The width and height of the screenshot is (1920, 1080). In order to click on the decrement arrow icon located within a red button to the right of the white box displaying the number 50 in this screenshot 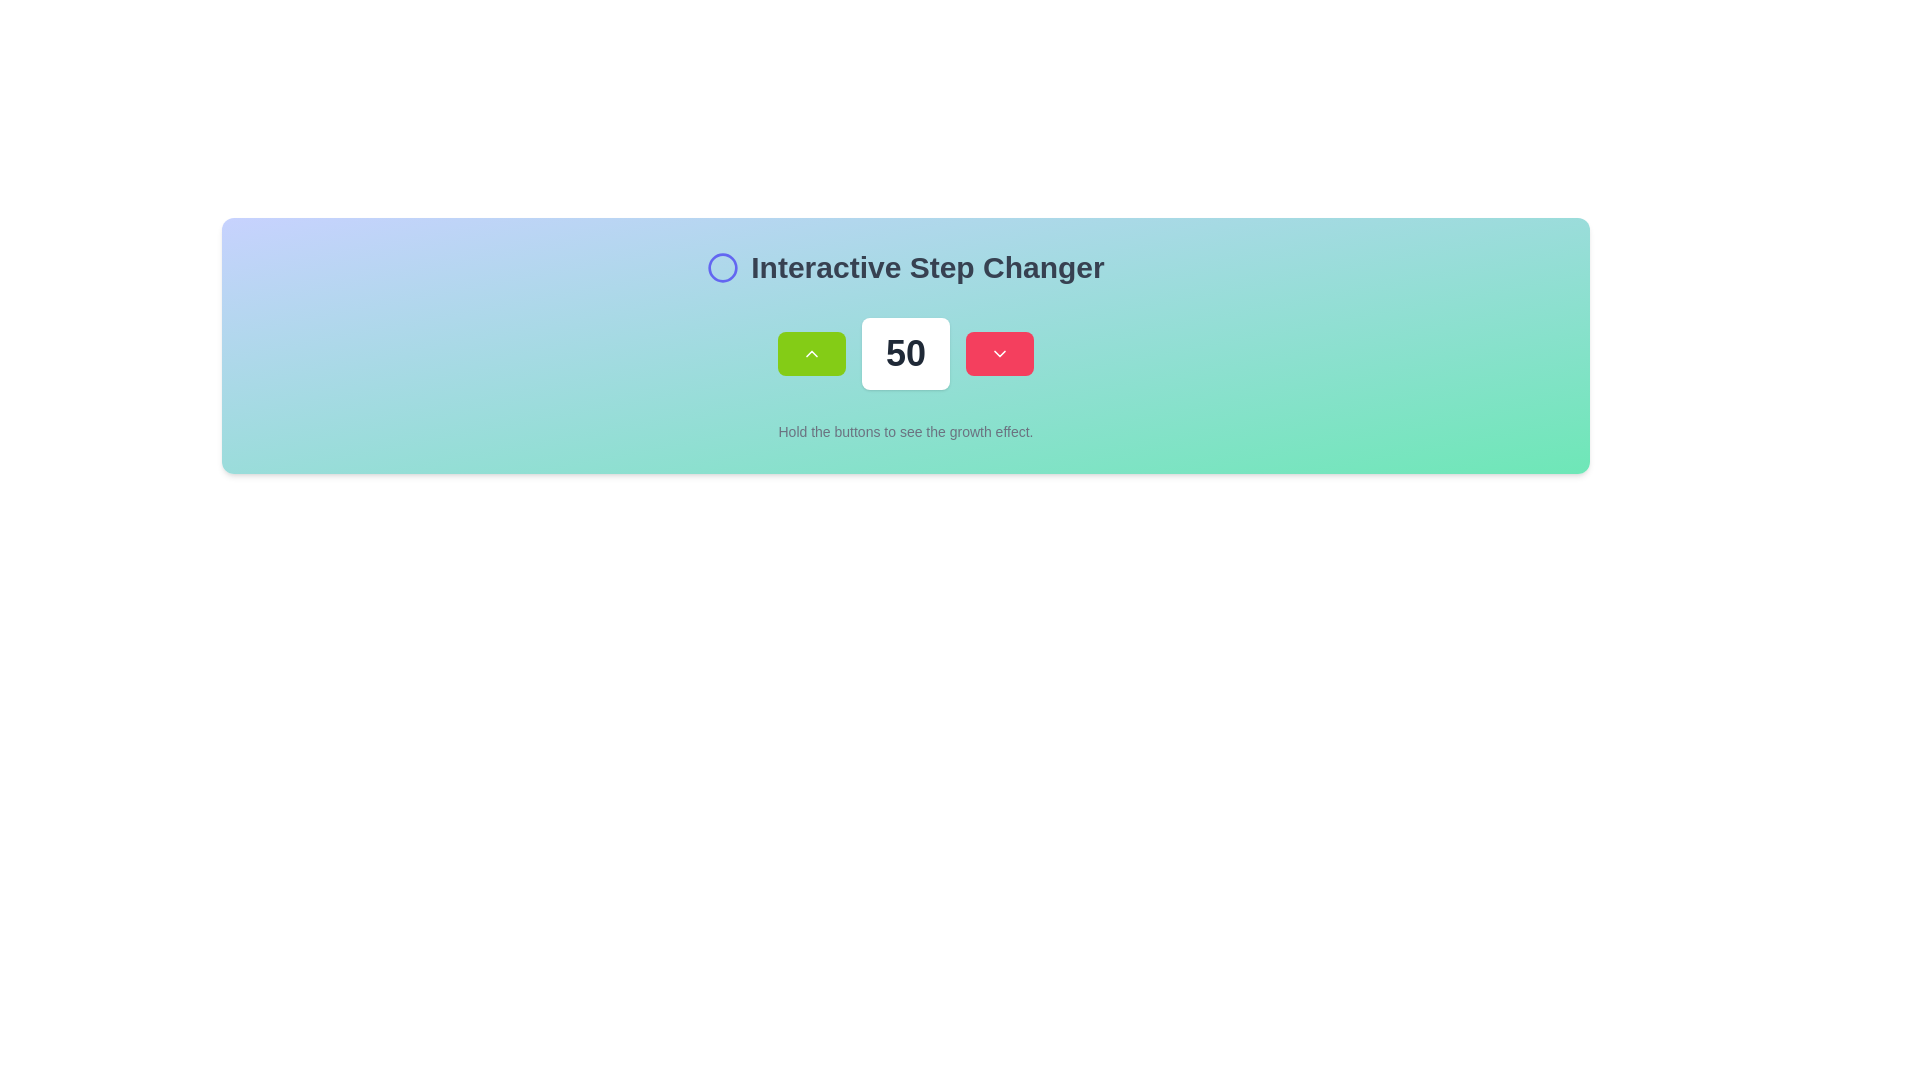, I will do `click(999, 353)`.